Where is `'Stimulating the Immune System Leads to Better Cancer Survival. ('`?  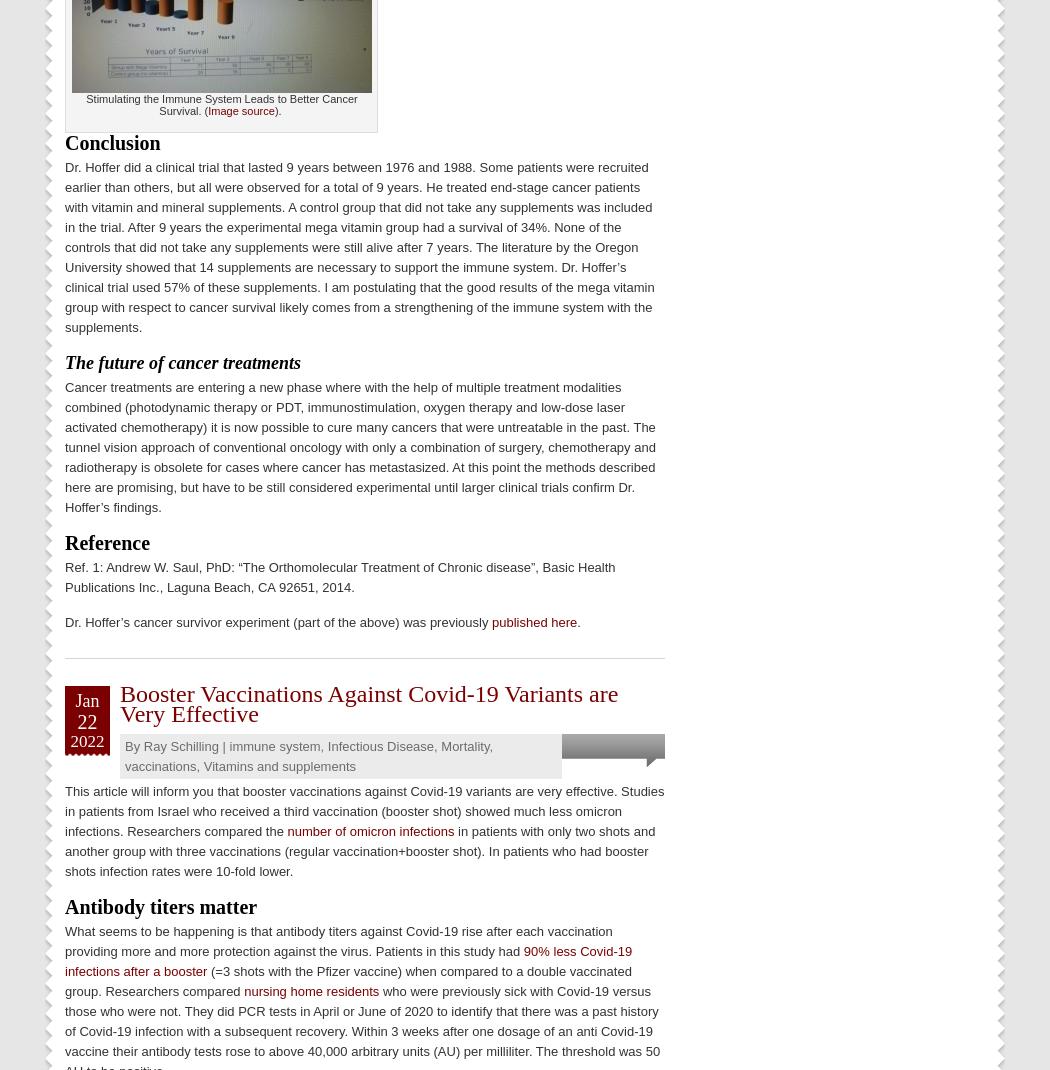
'Stimulating the Immune System Leads to Better Cancer Survival. (' is located at coordinates (220, 104).